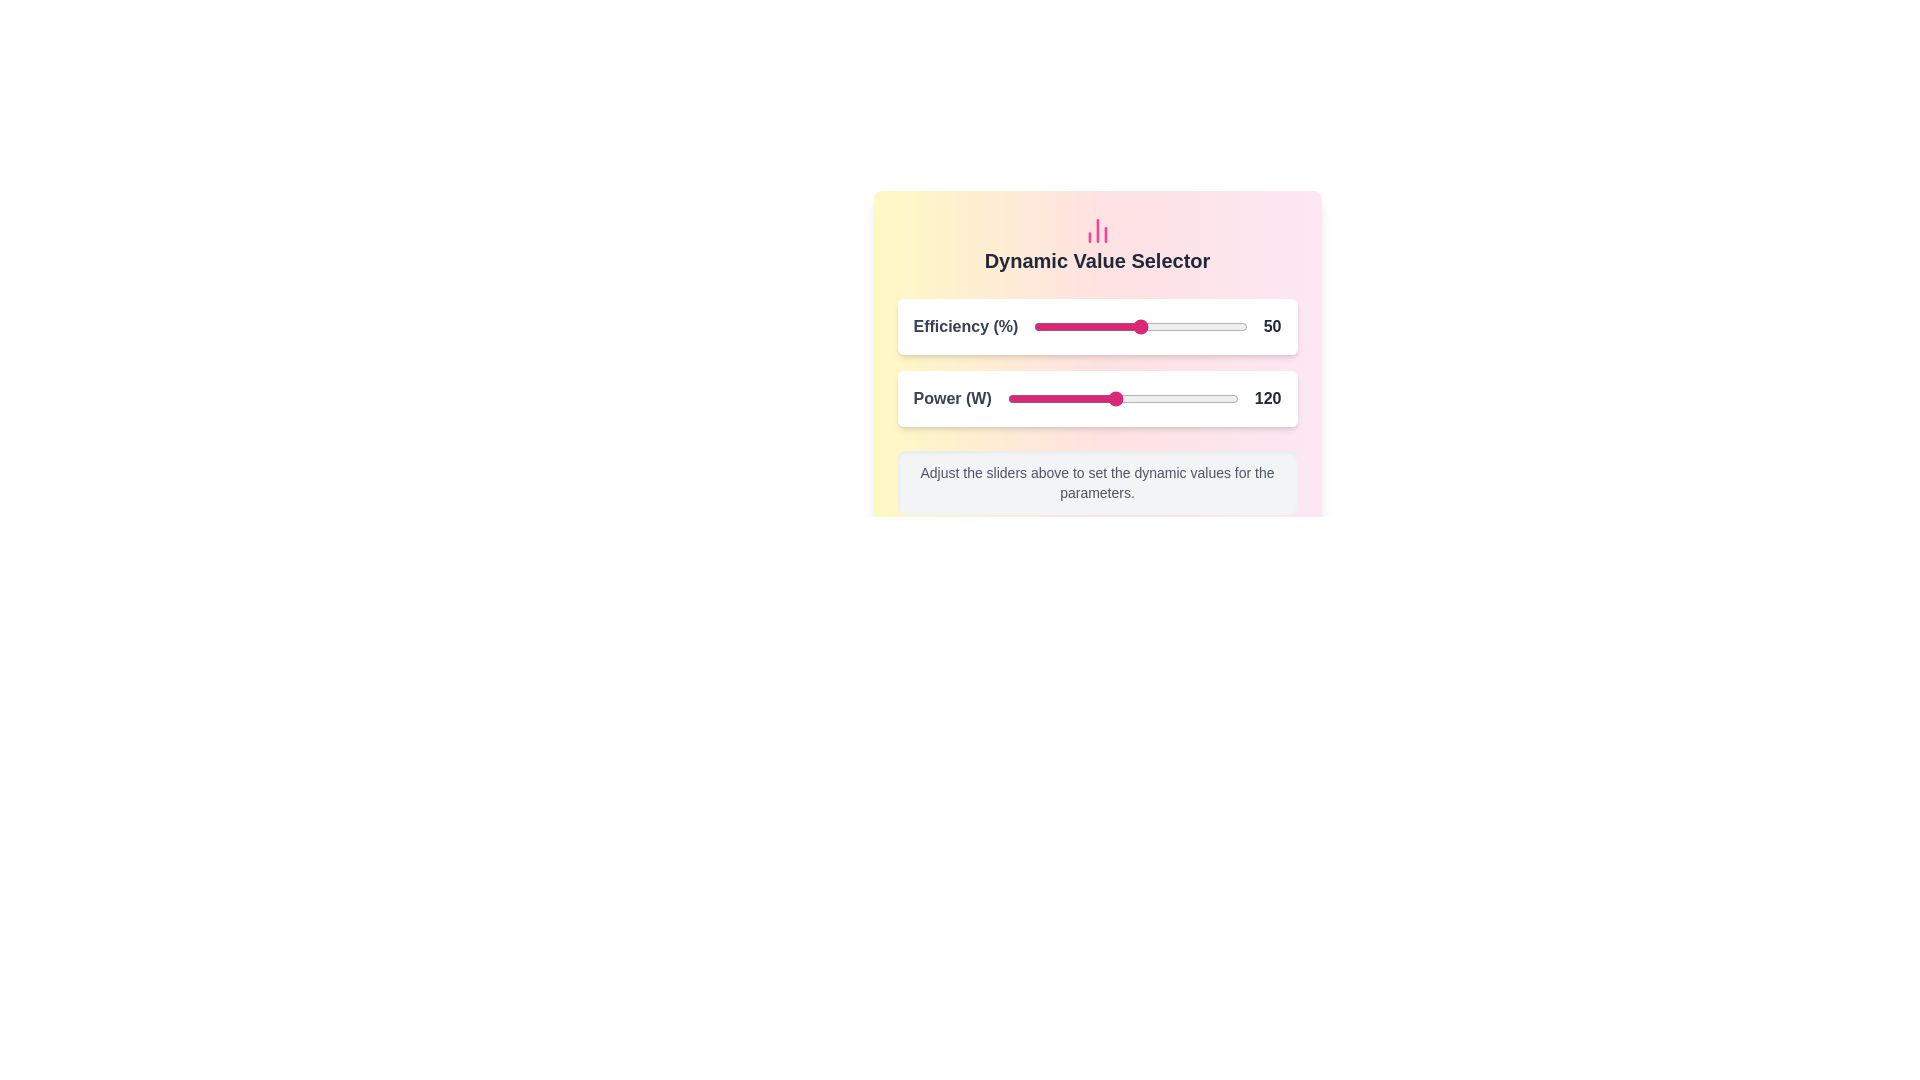 Image resolution: width=1920 pixels, height=1080 pixels. Describe the element at coordinates (1190, 326) in the screenshot. I see `the Efficiency slider to 73 percentage` at that location.